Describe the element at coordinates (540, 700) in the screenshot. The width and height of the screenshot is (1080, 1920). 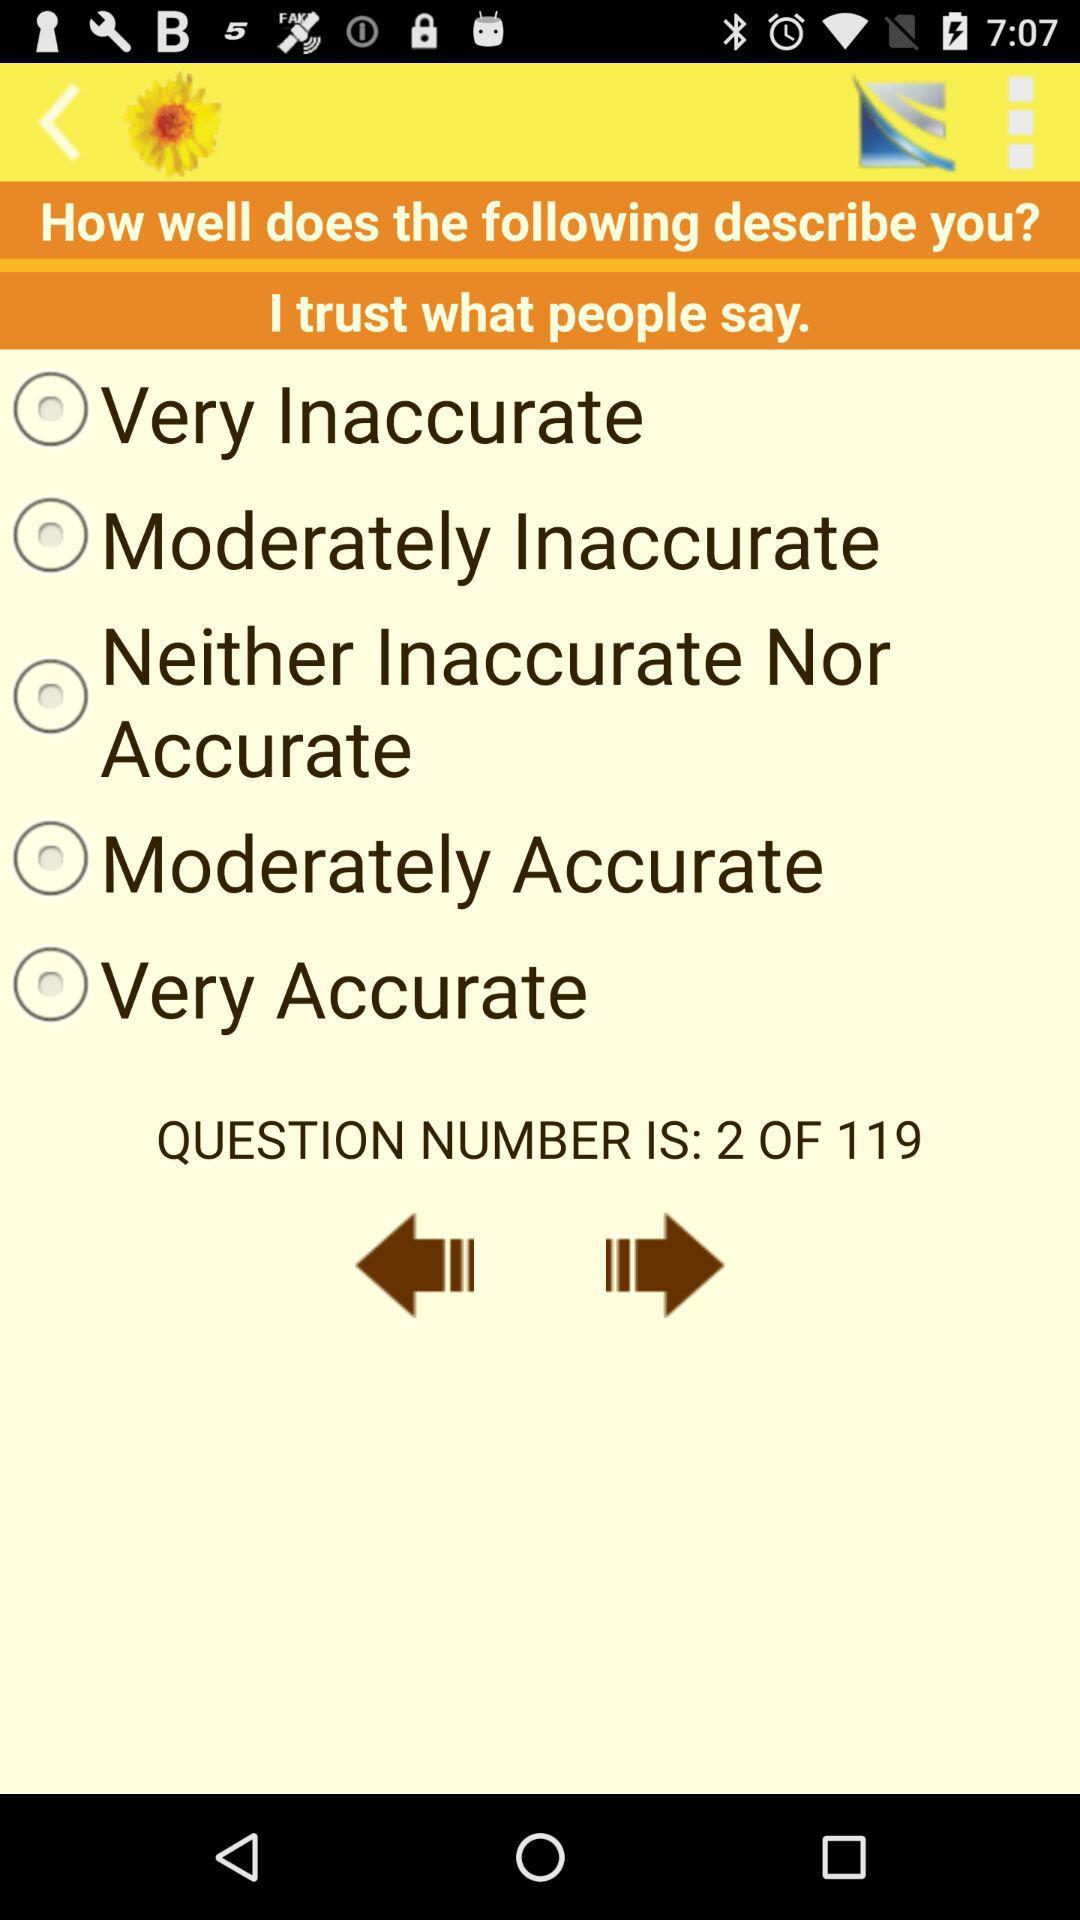
I see `neither inaccurate nor` at that location.